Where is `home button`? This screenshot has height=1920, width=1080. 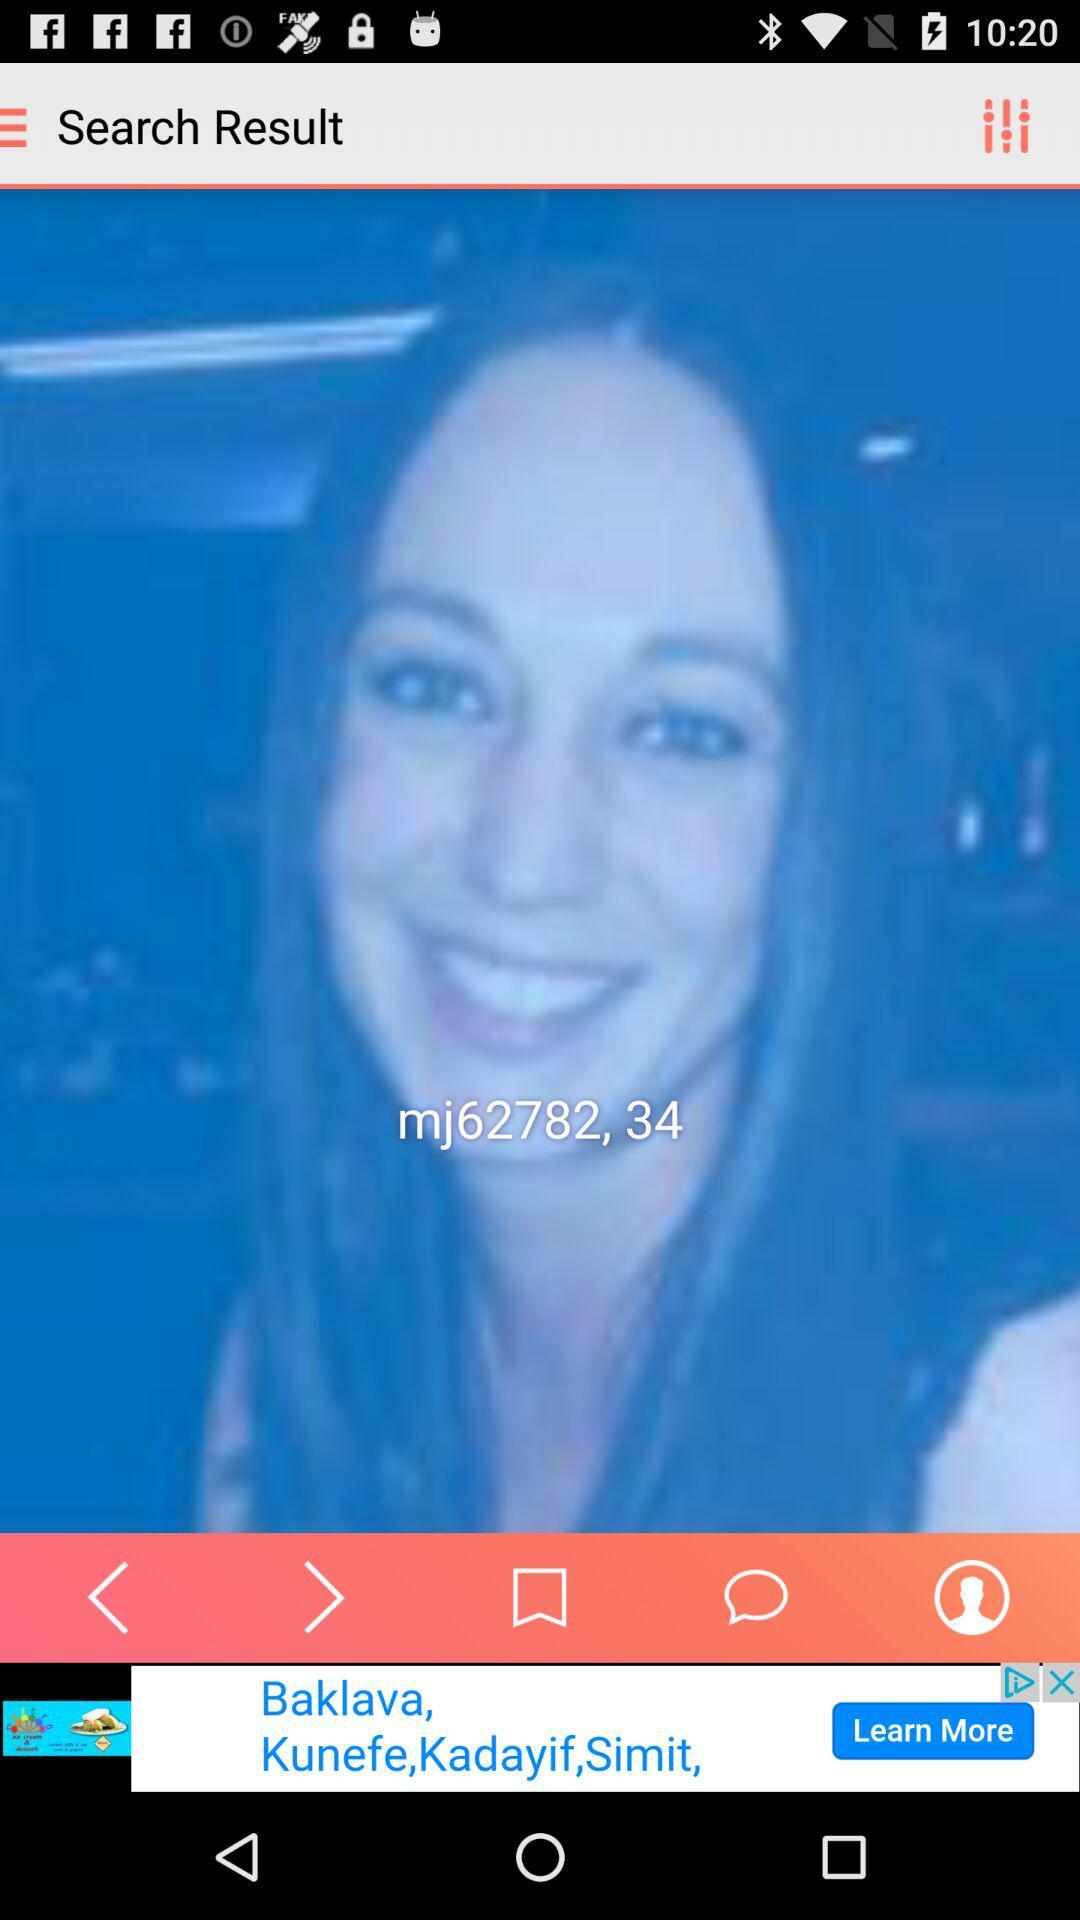 home button is located at coordinates (540, 1596).